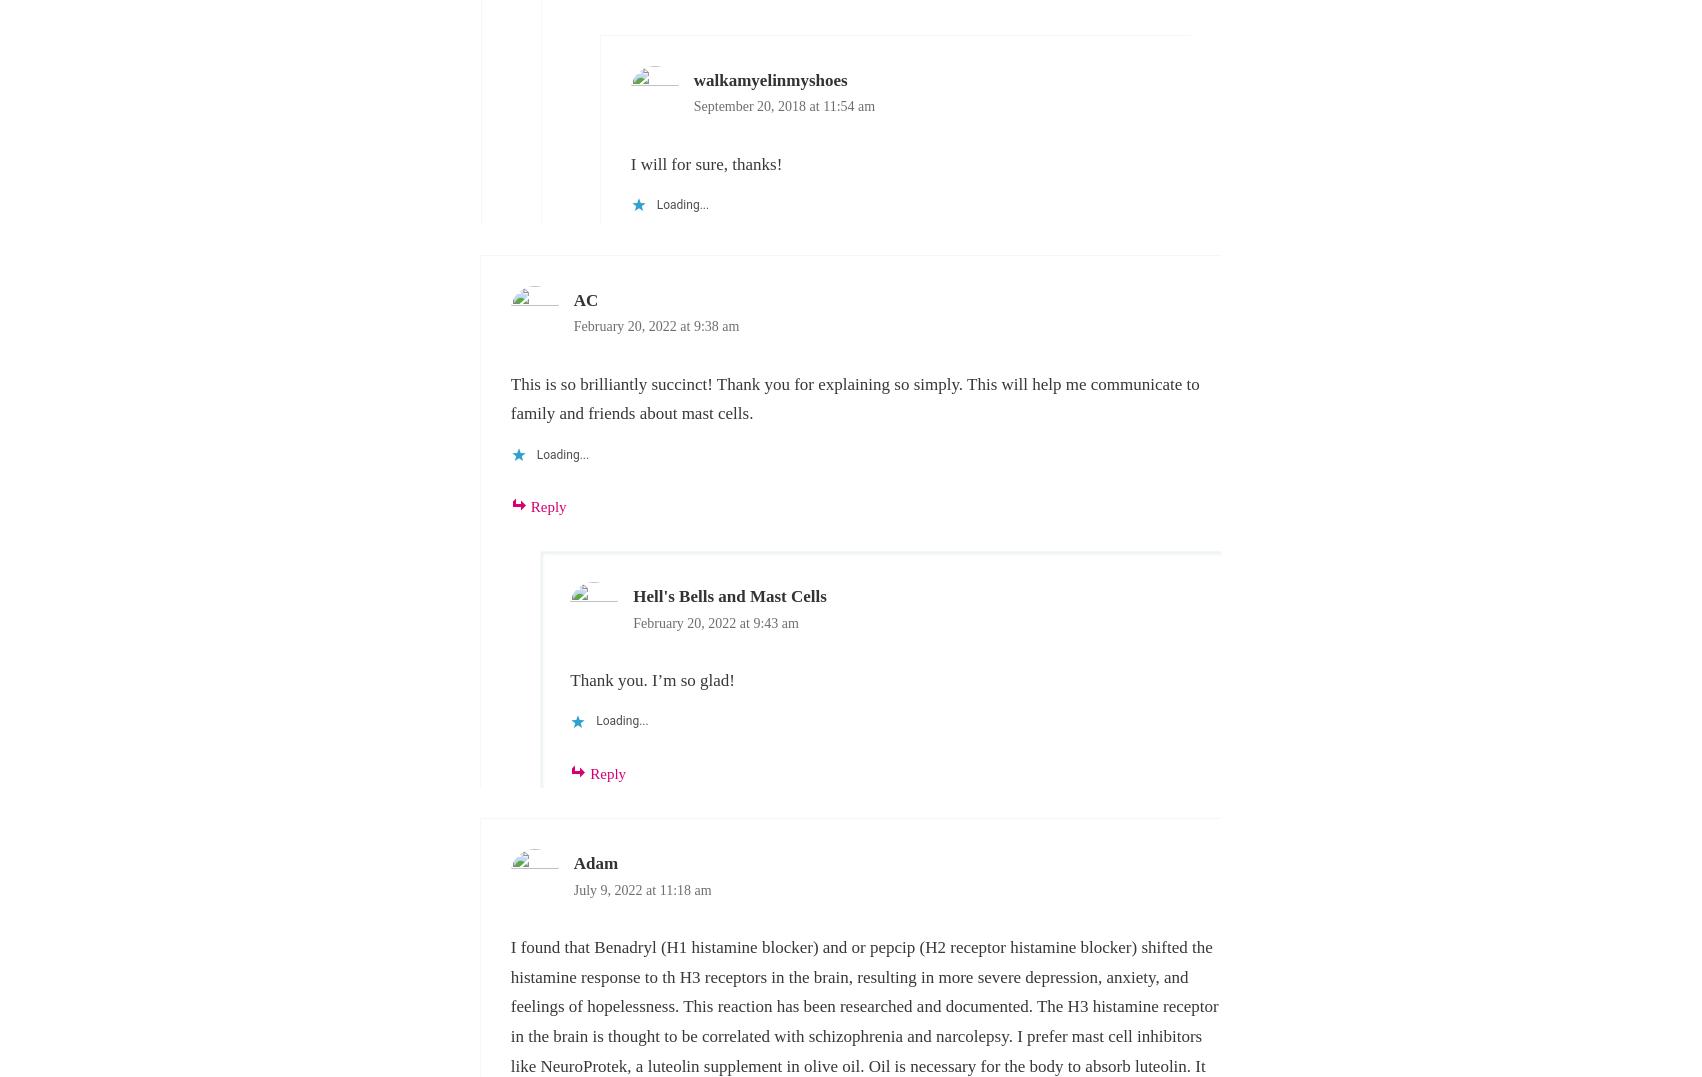 Image resolution: width=1702 pixels, height=1077 pixels. I want to click on 'Thank you. I’m so glad!', so click(652, 679).